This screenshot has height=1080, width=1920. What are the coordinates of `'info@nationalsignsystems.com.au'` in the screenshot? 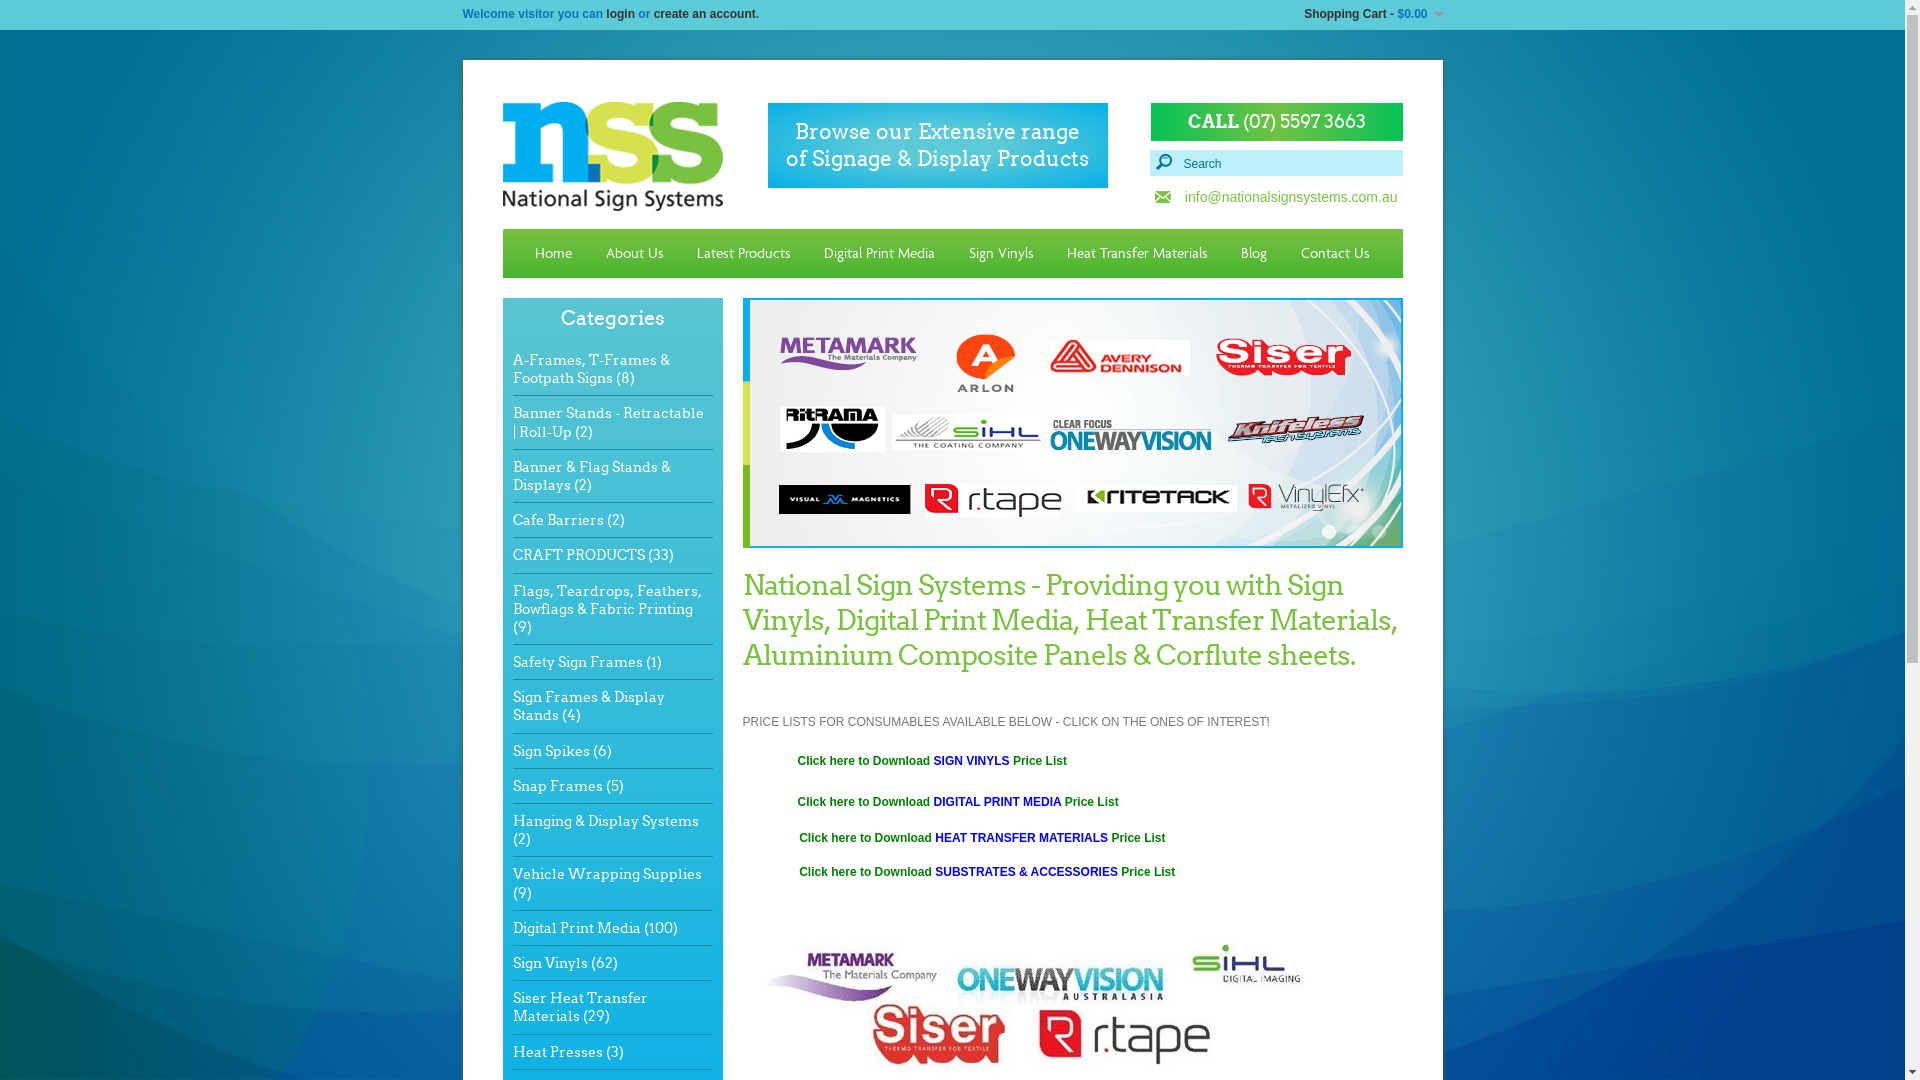 It's located at (1275, 196).